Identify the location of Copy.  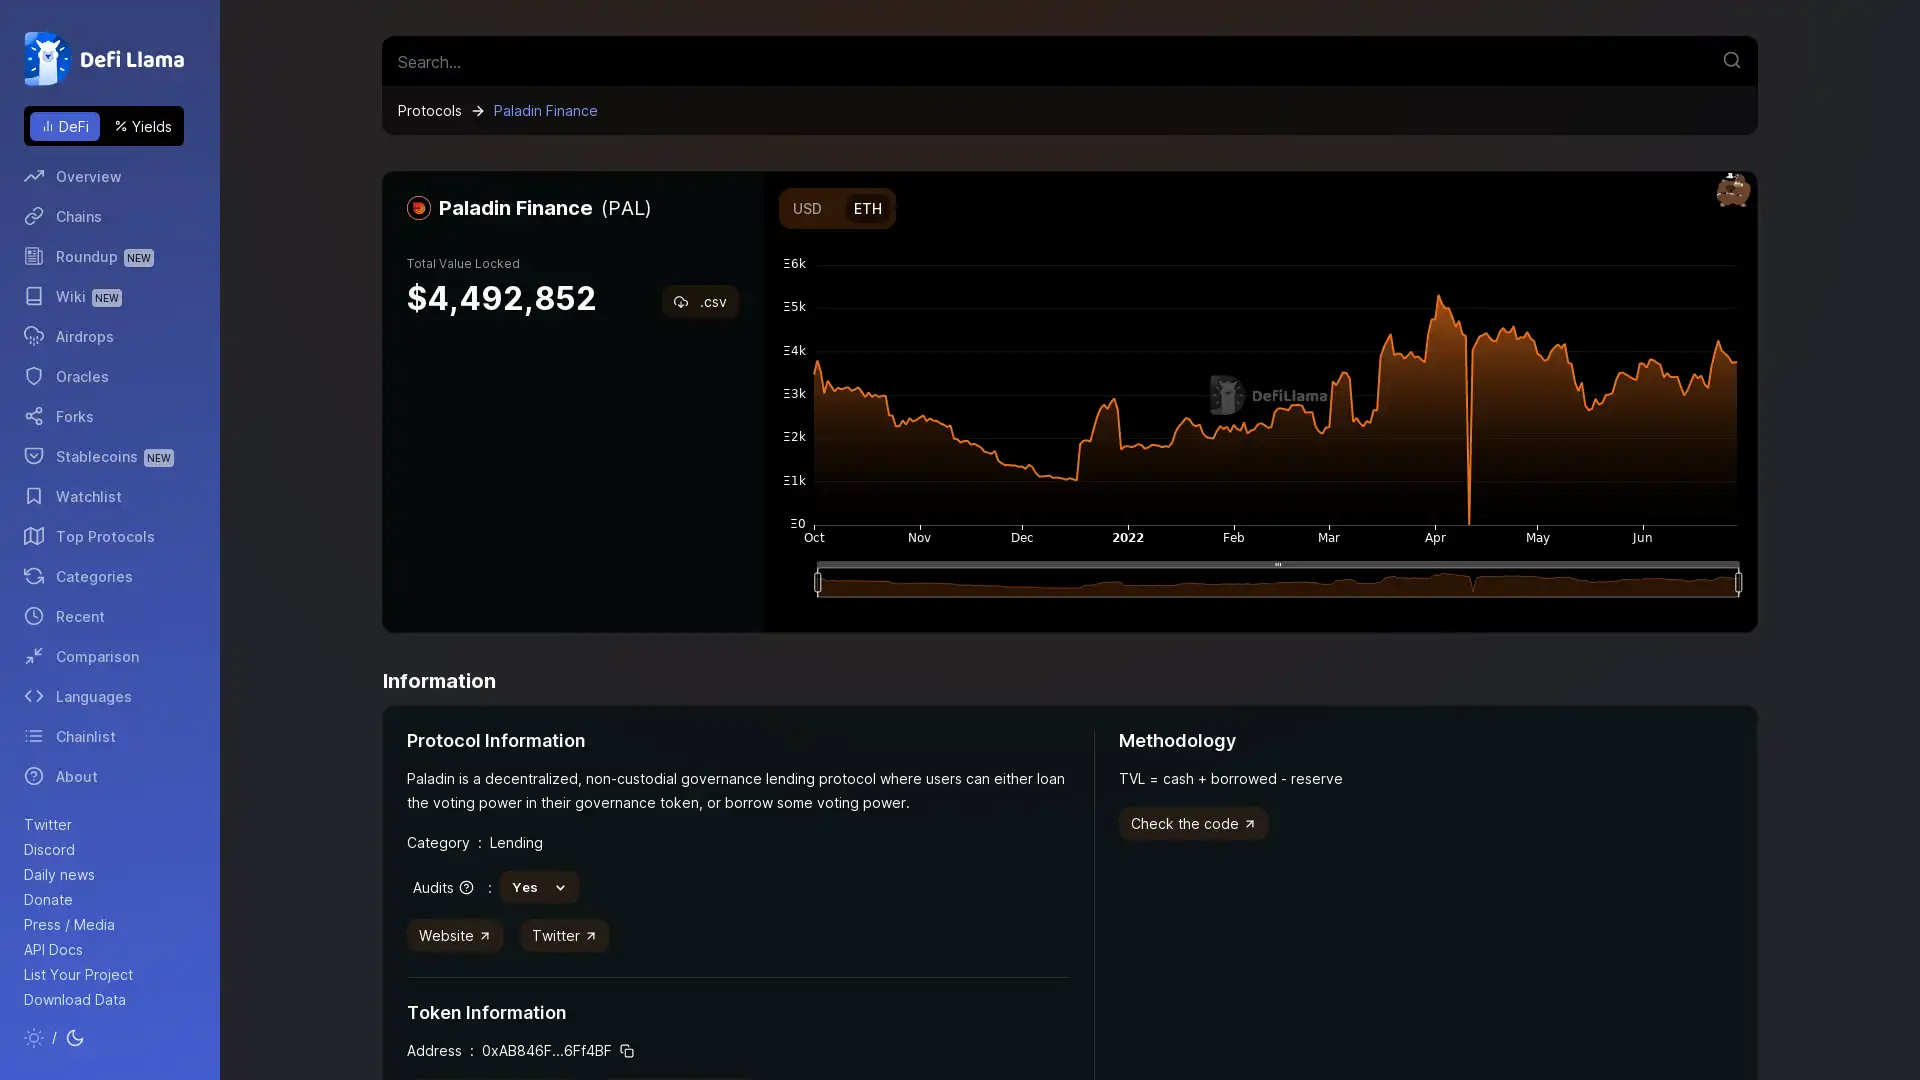
(626, 1049).